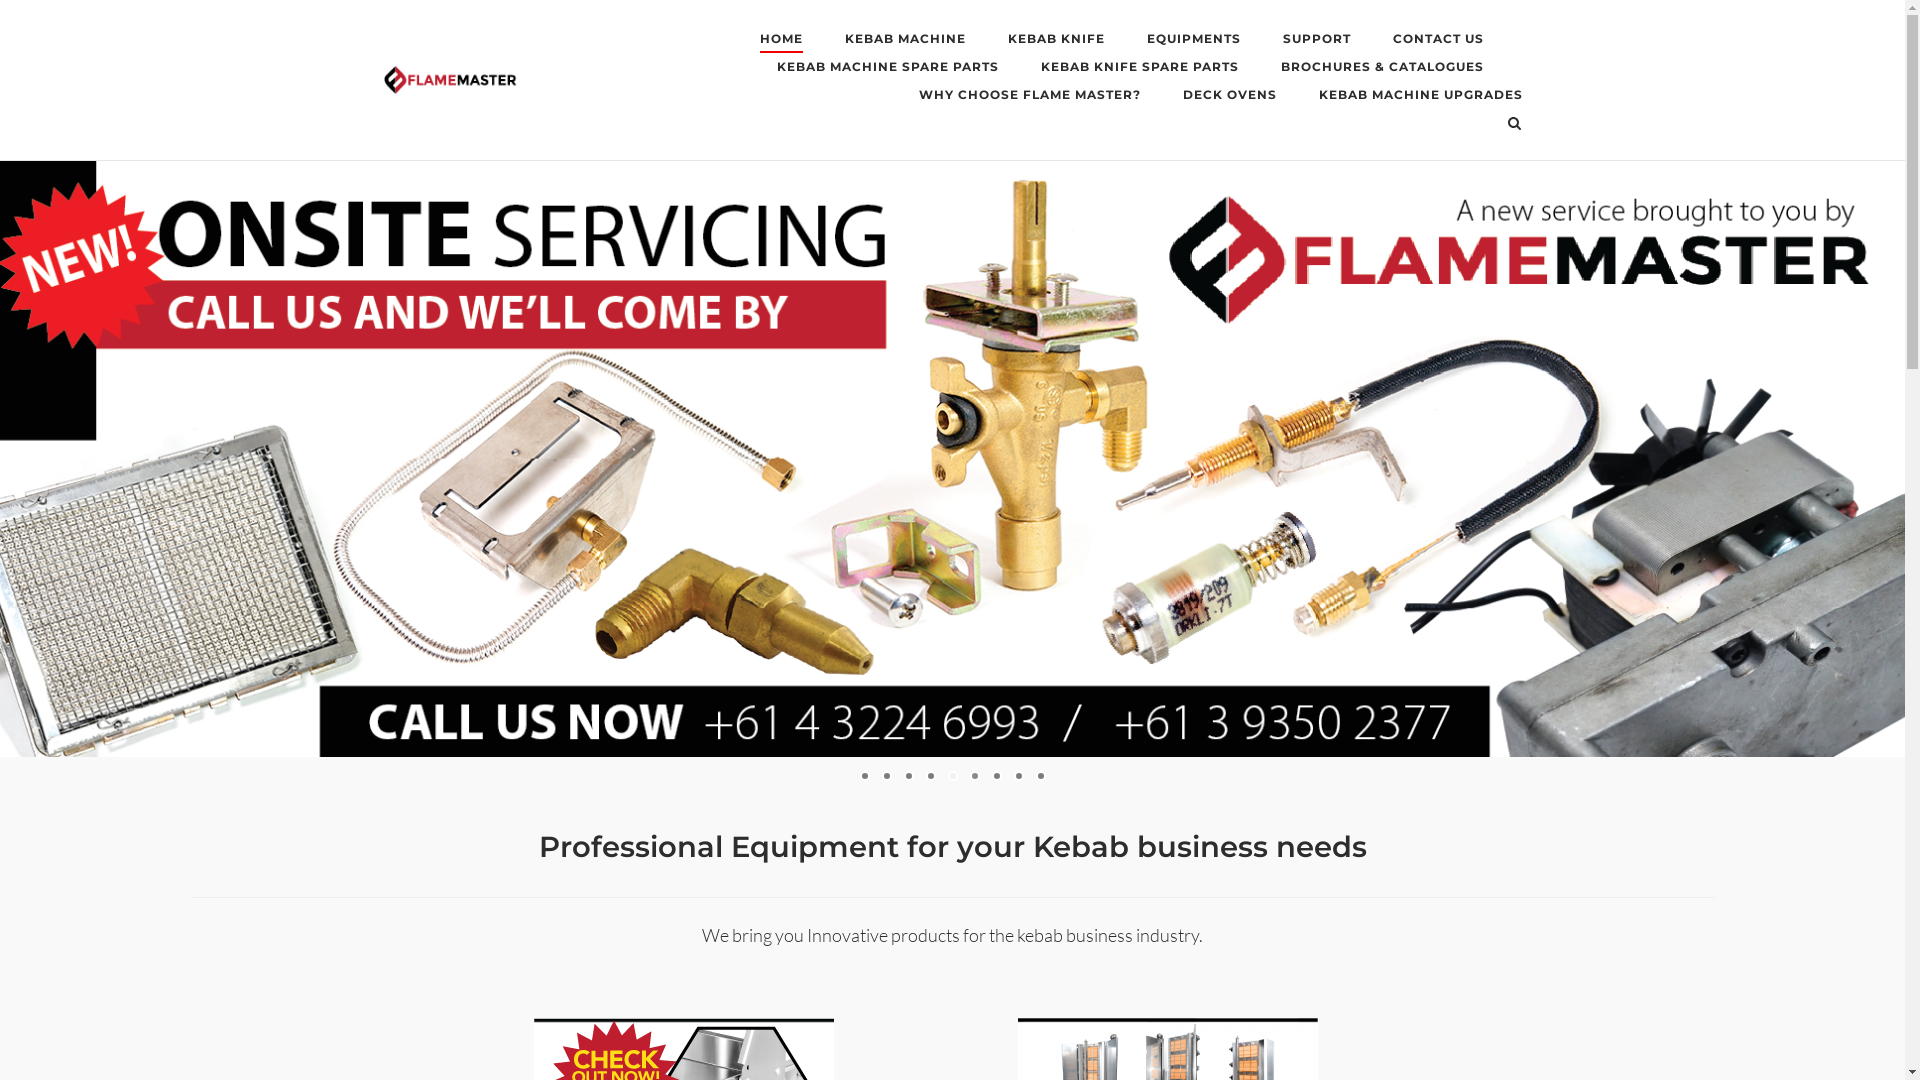  I want to click on 'KEBAB MACHINE SPARE PARTS', so click(886, 68).